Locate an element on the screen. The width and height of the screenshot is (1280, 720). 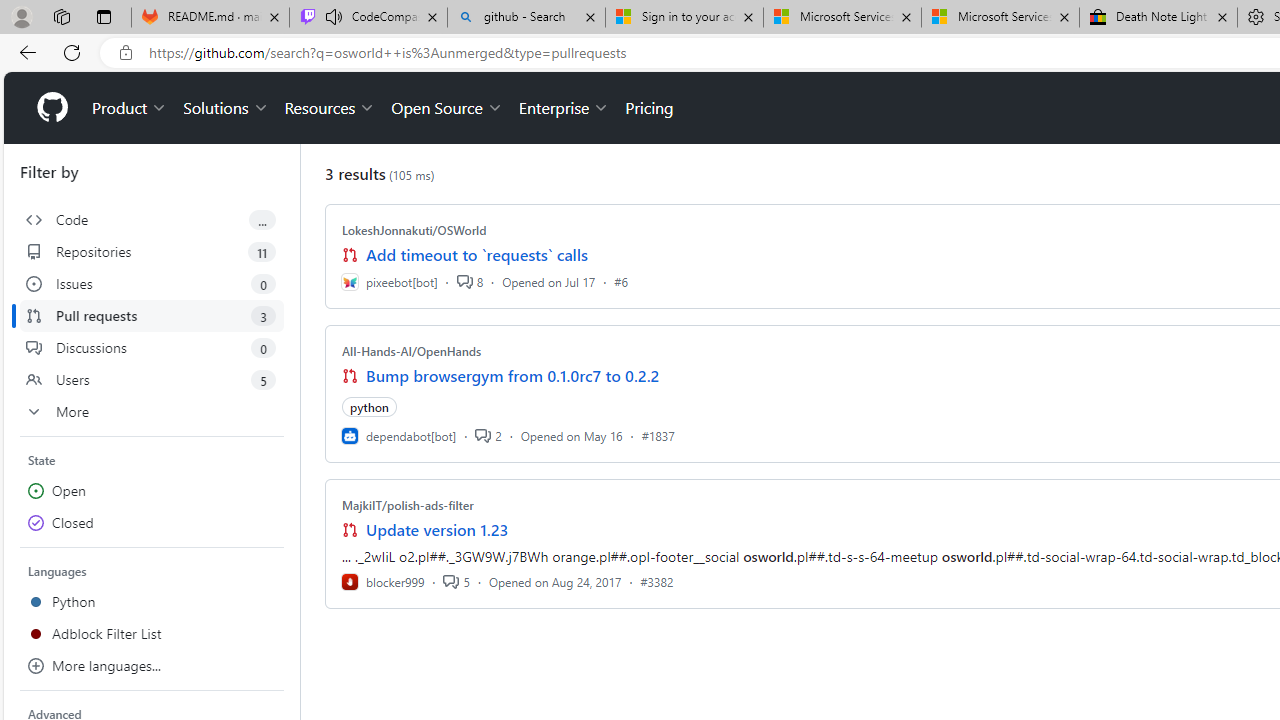
'#1837' is located at coordinates (657, 434).